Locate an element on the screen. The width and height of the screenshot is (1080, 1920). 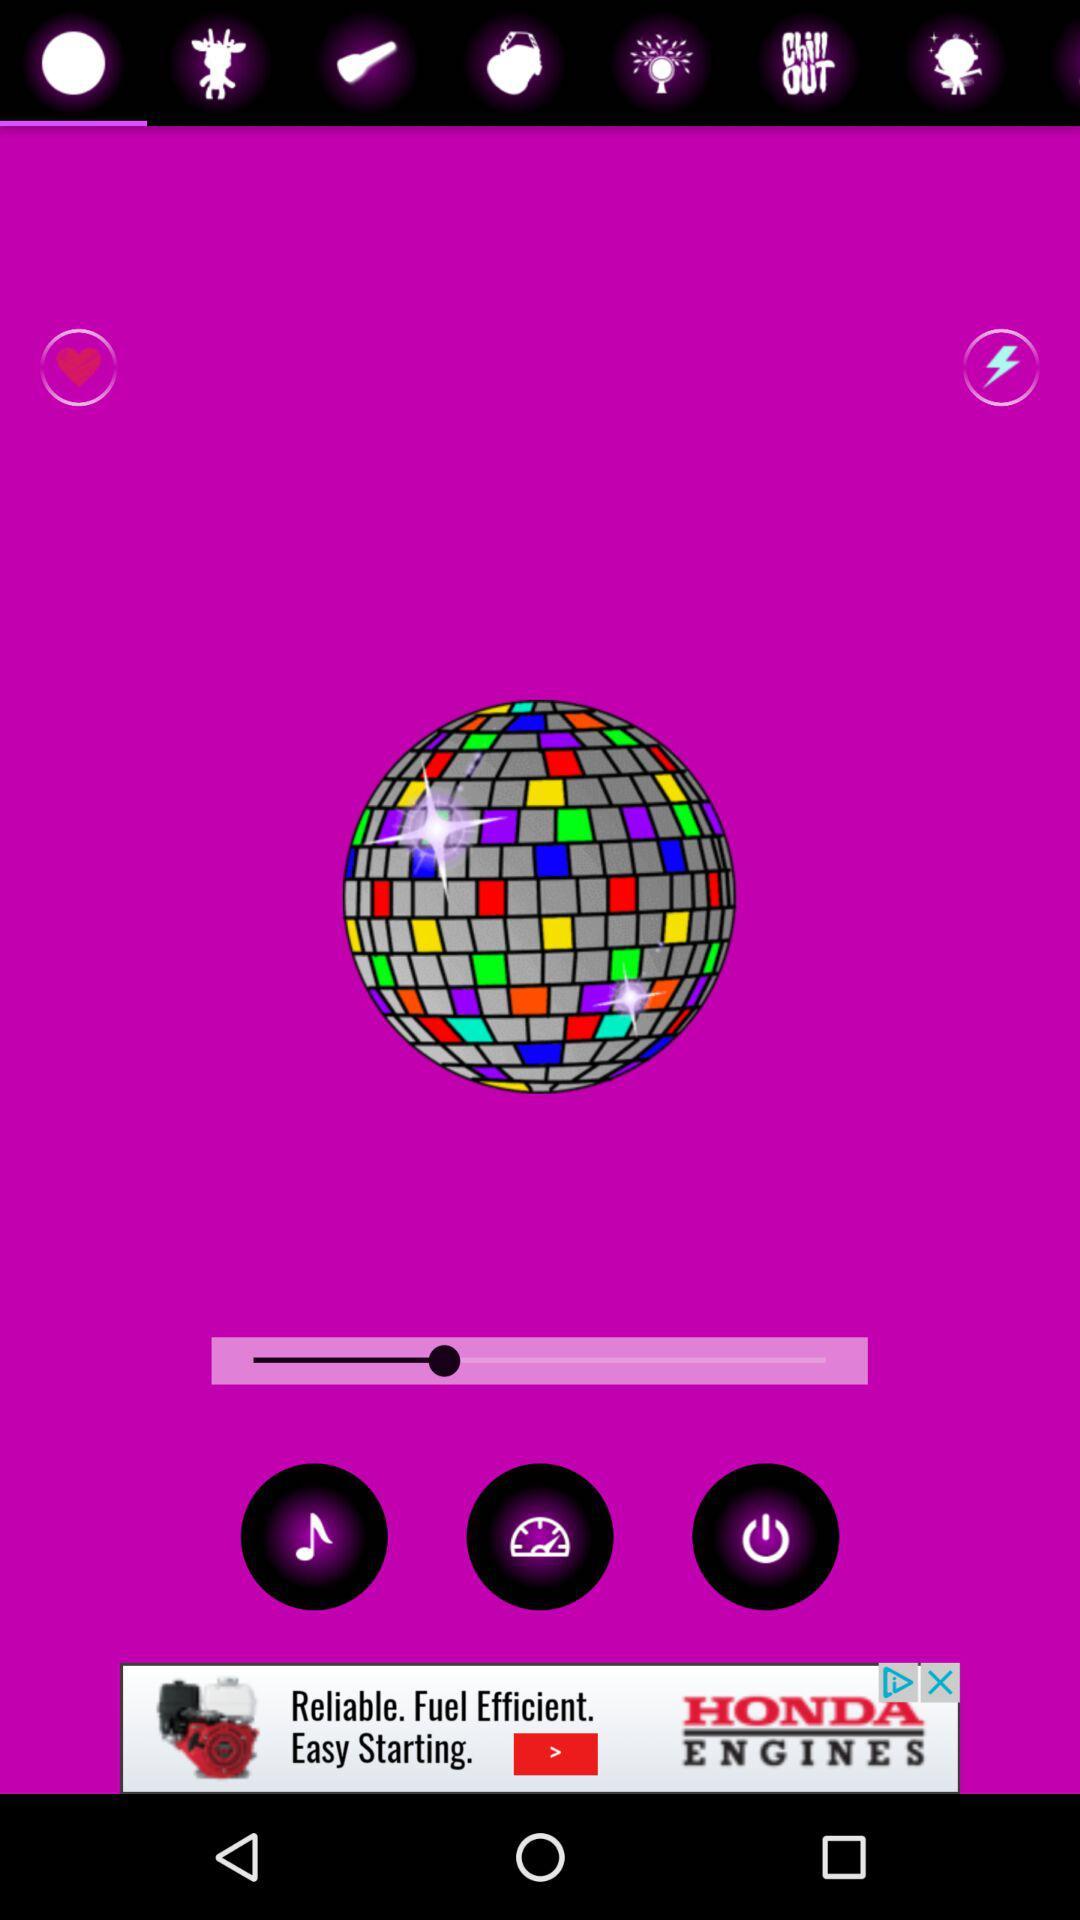
button is located at coordinates (765, 1535).